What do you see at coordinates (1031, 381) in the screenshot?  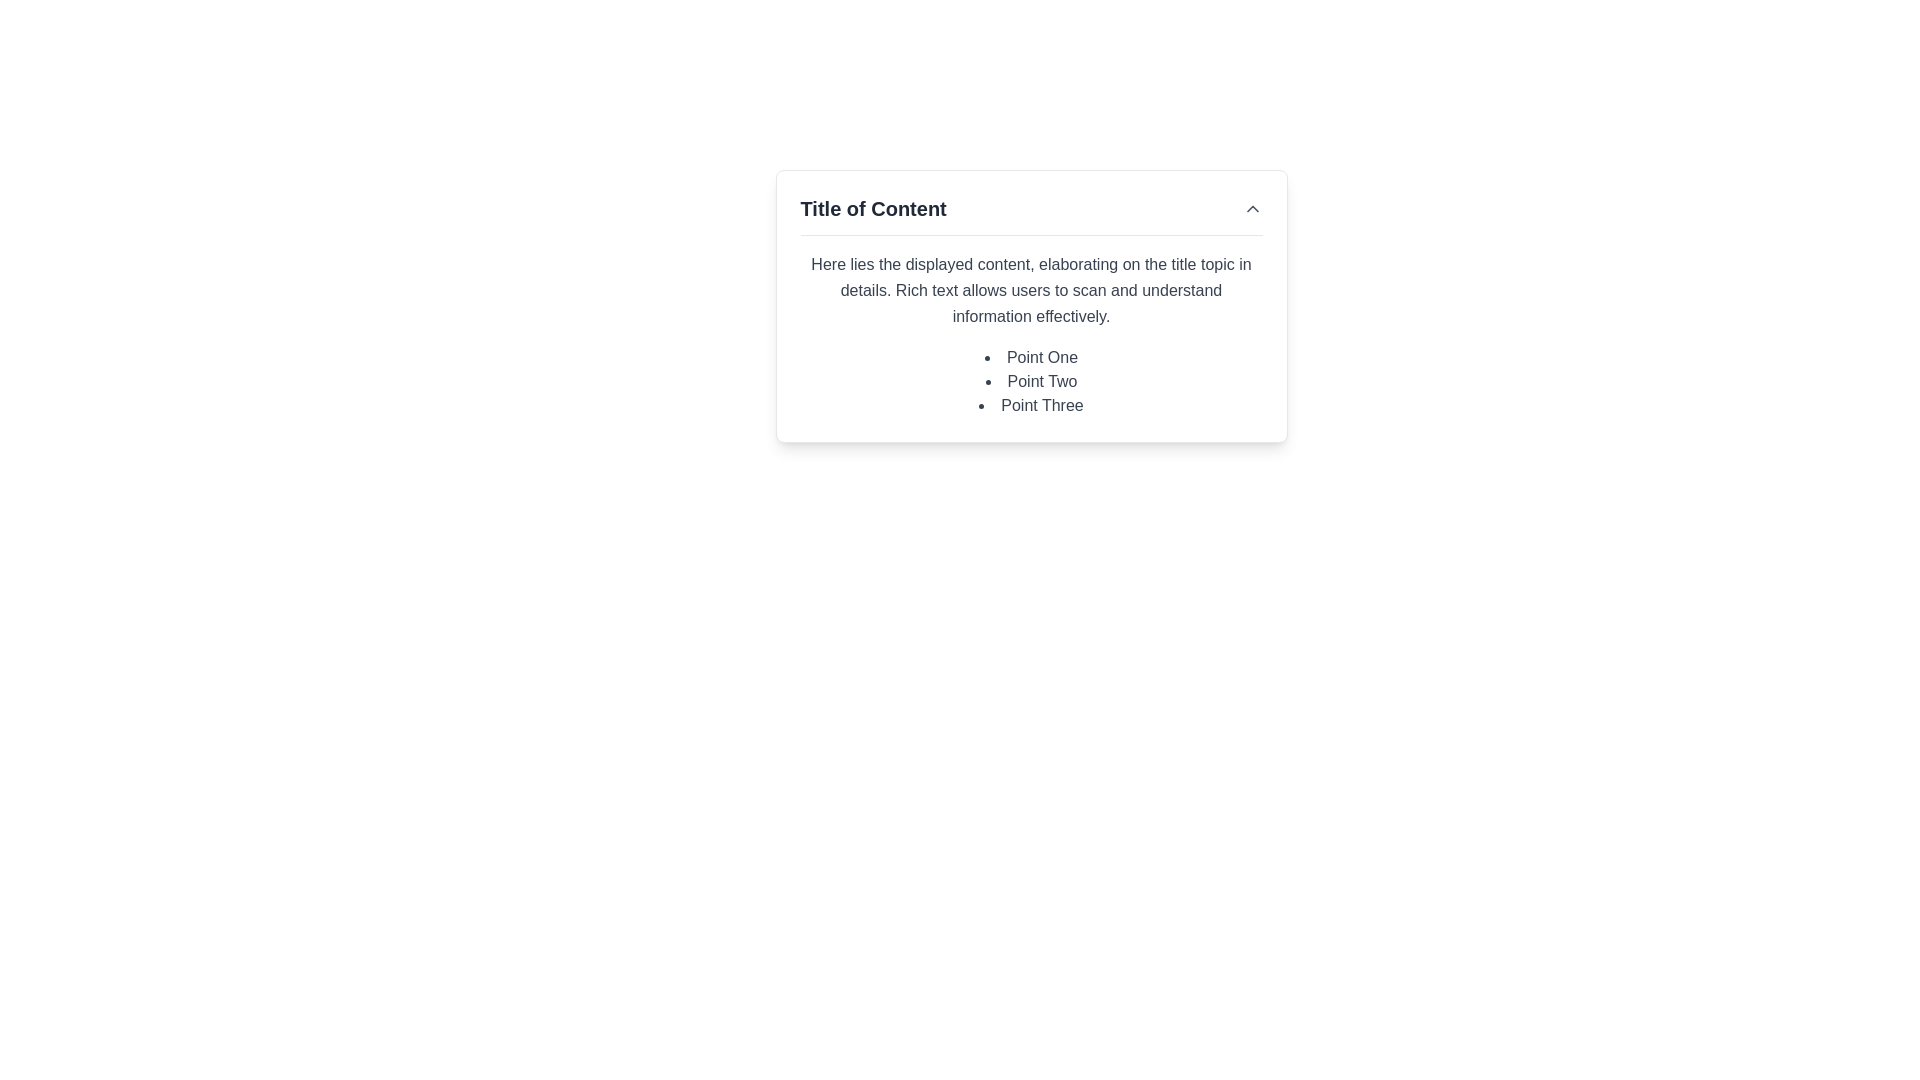 I see `the second item in the vertical list, which displays 'Point Two'` at bounding box center [1031, 381].